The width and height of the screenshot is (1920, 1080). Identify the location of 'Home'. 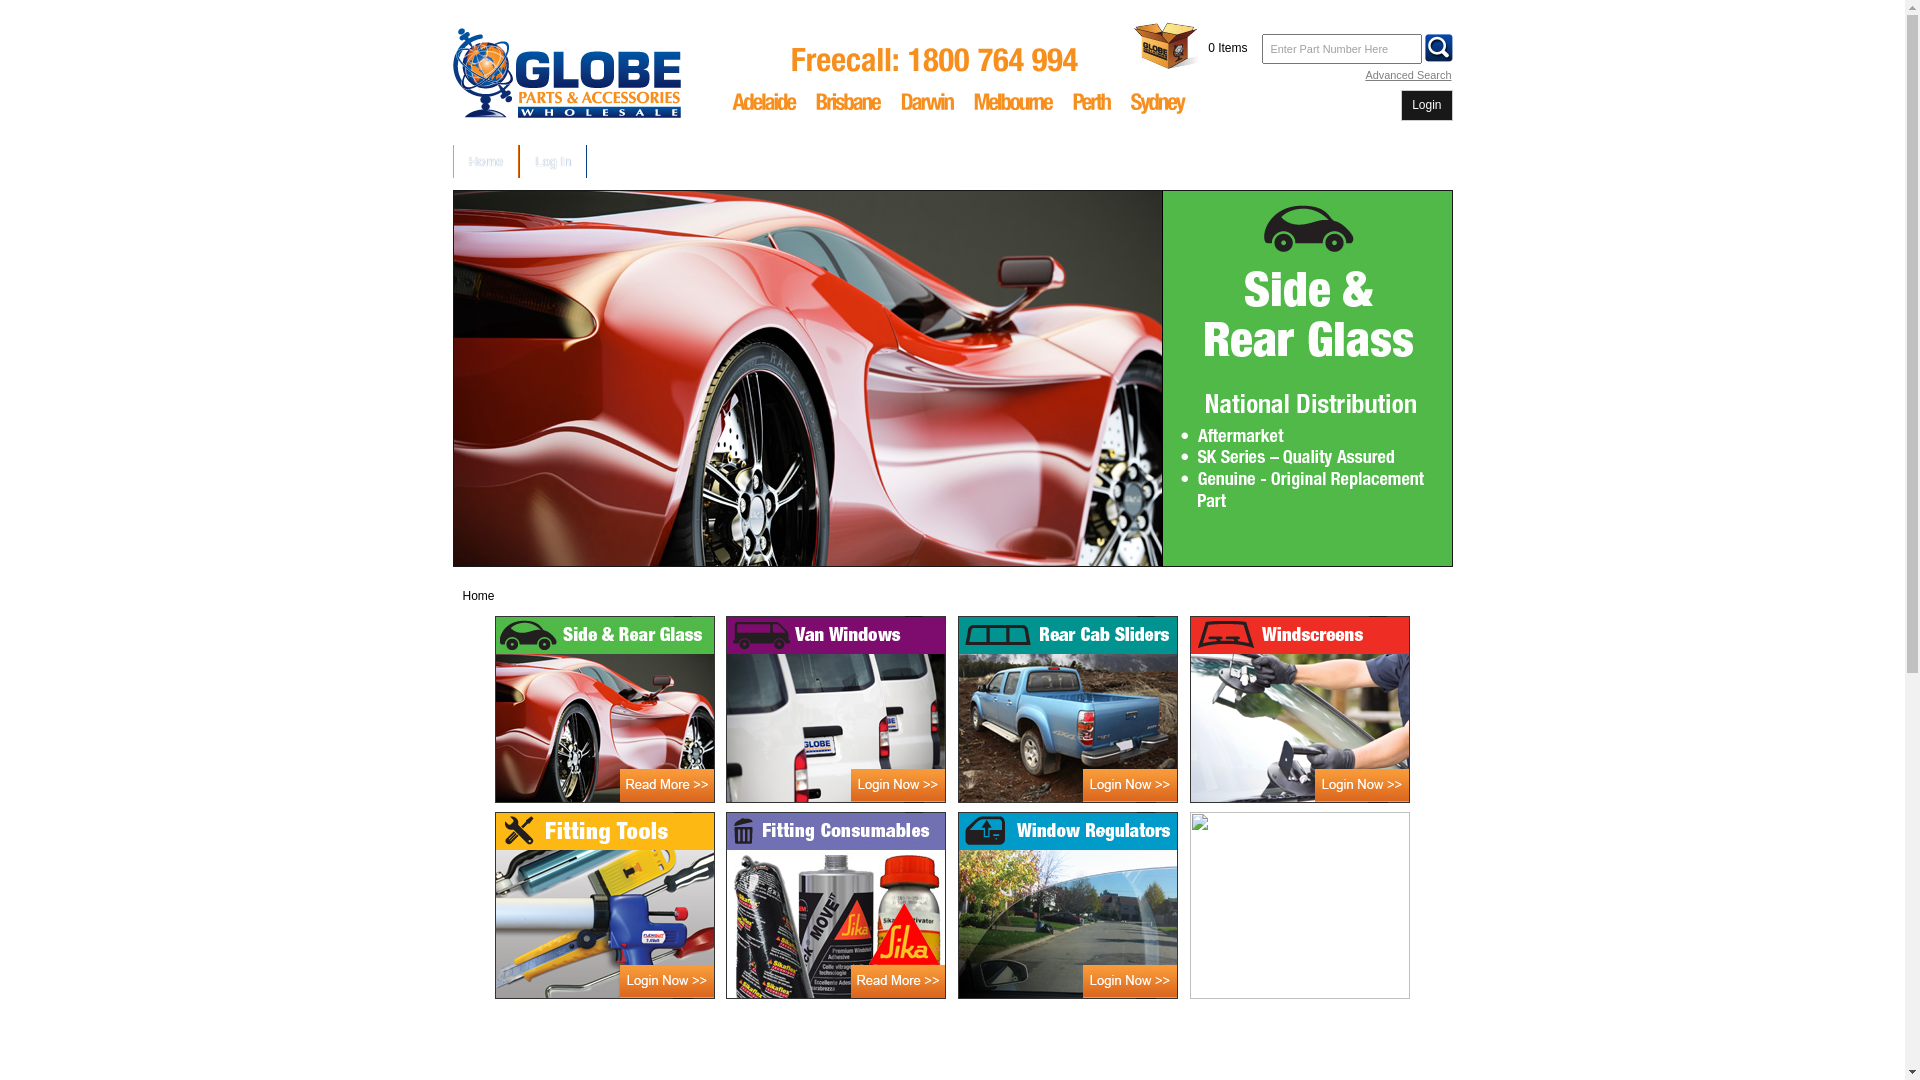
(486, 160).